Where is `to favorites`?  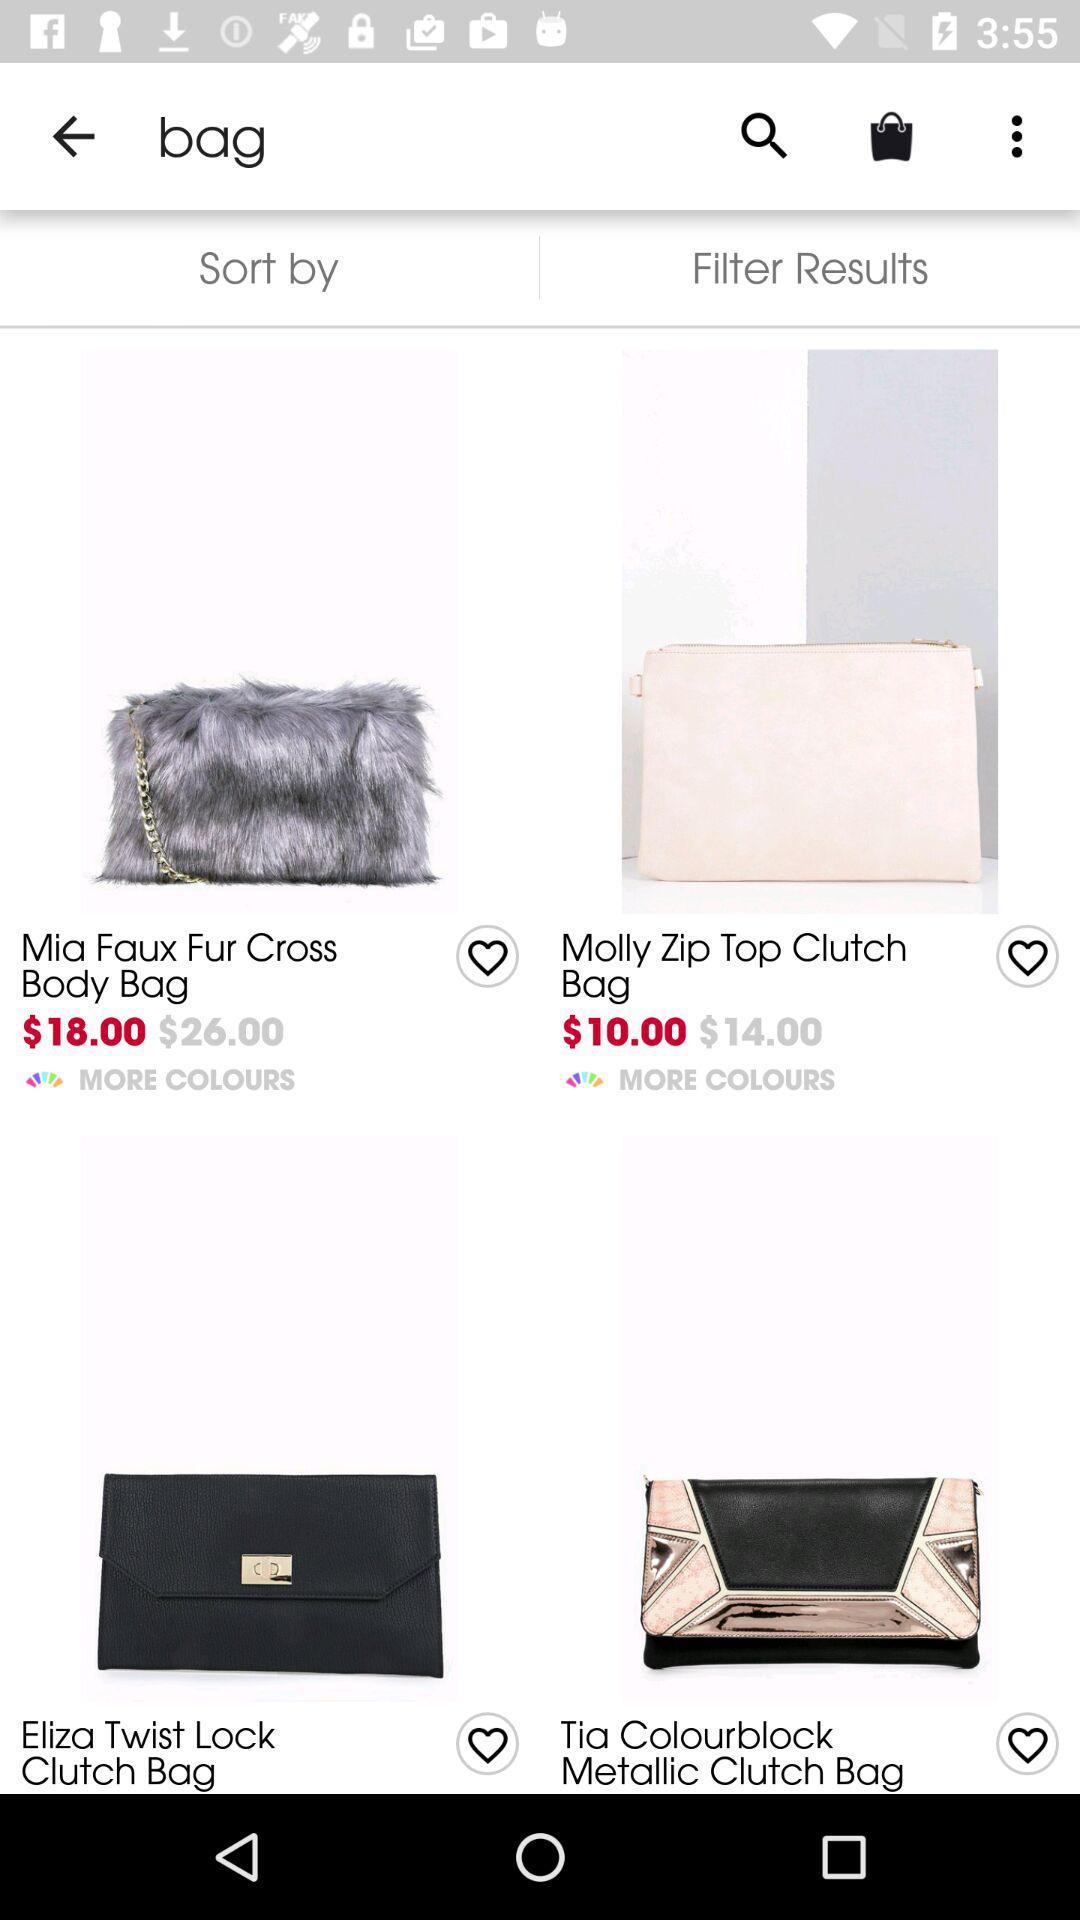
to favorites is located at coordinates (487, 1742).